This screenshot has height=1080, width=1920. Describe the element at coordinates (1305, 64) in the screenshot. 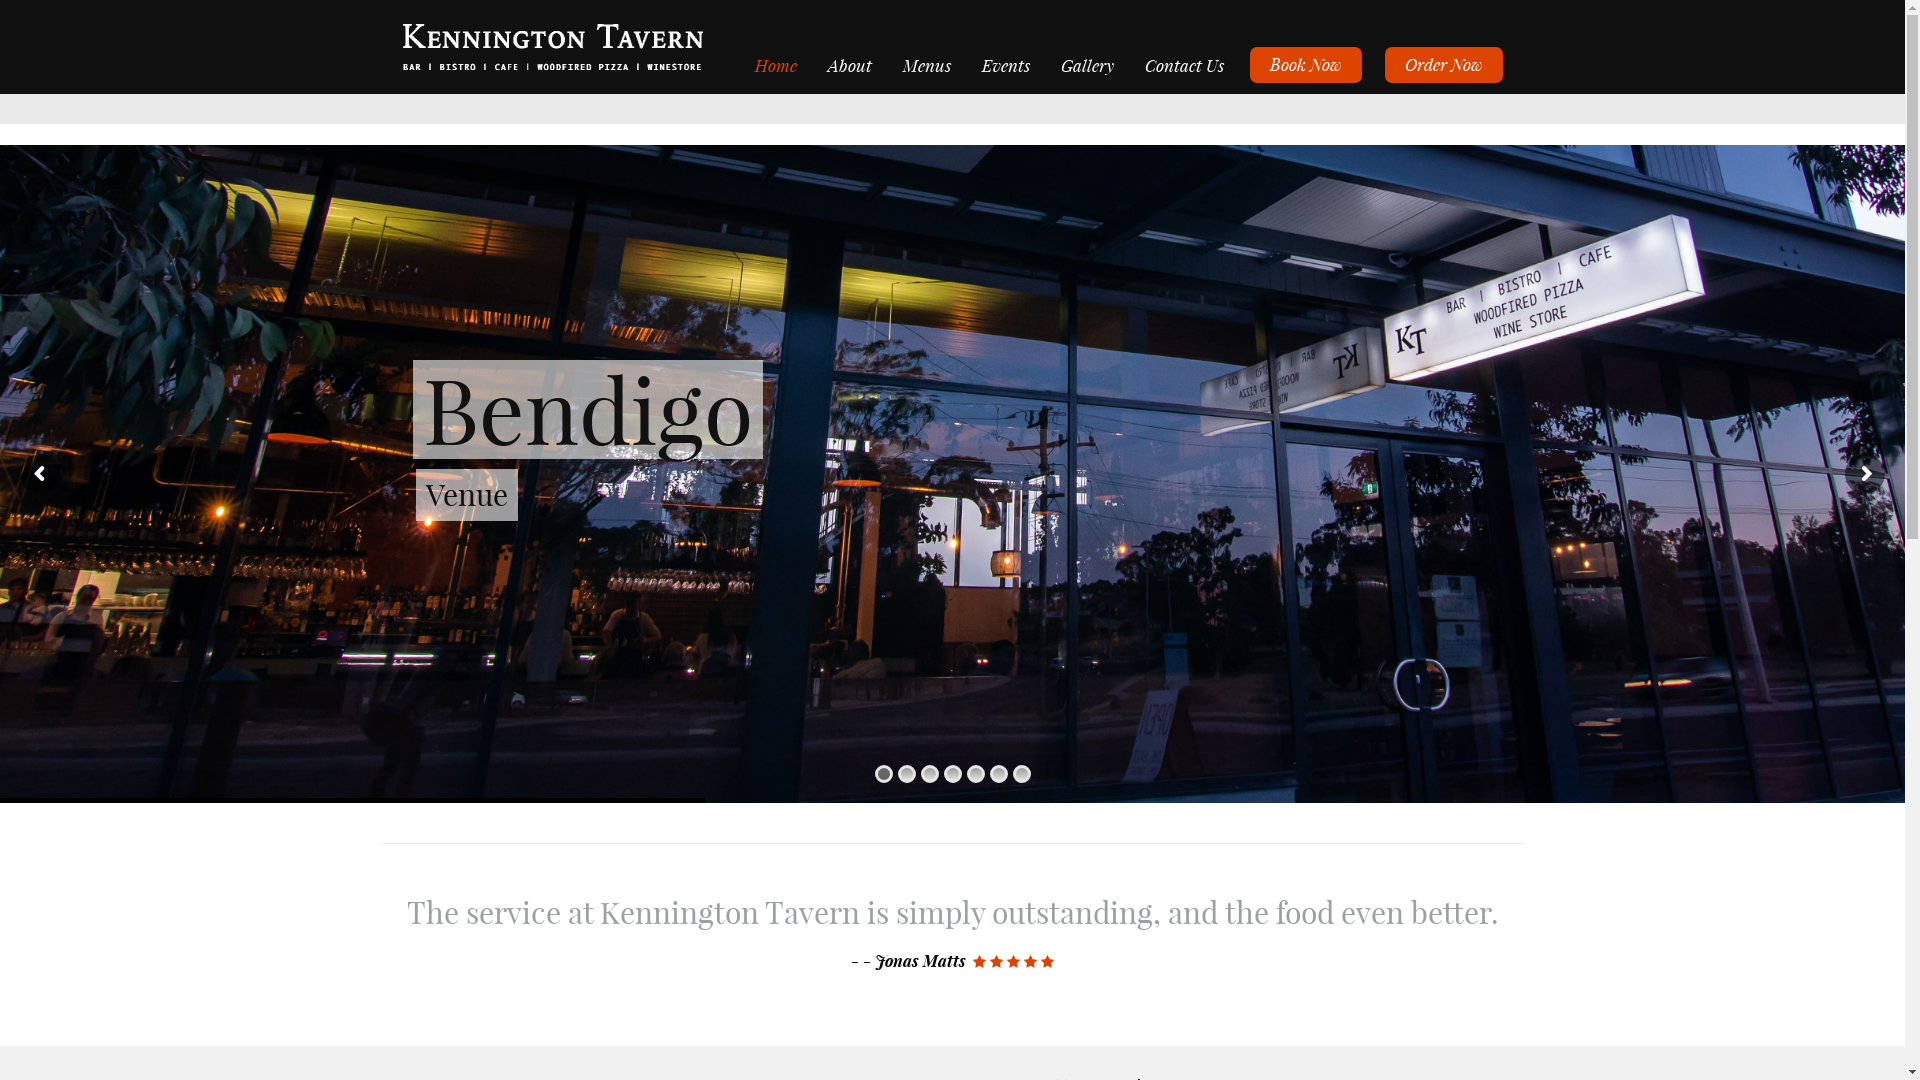

I see `'Book Now'` at that location.